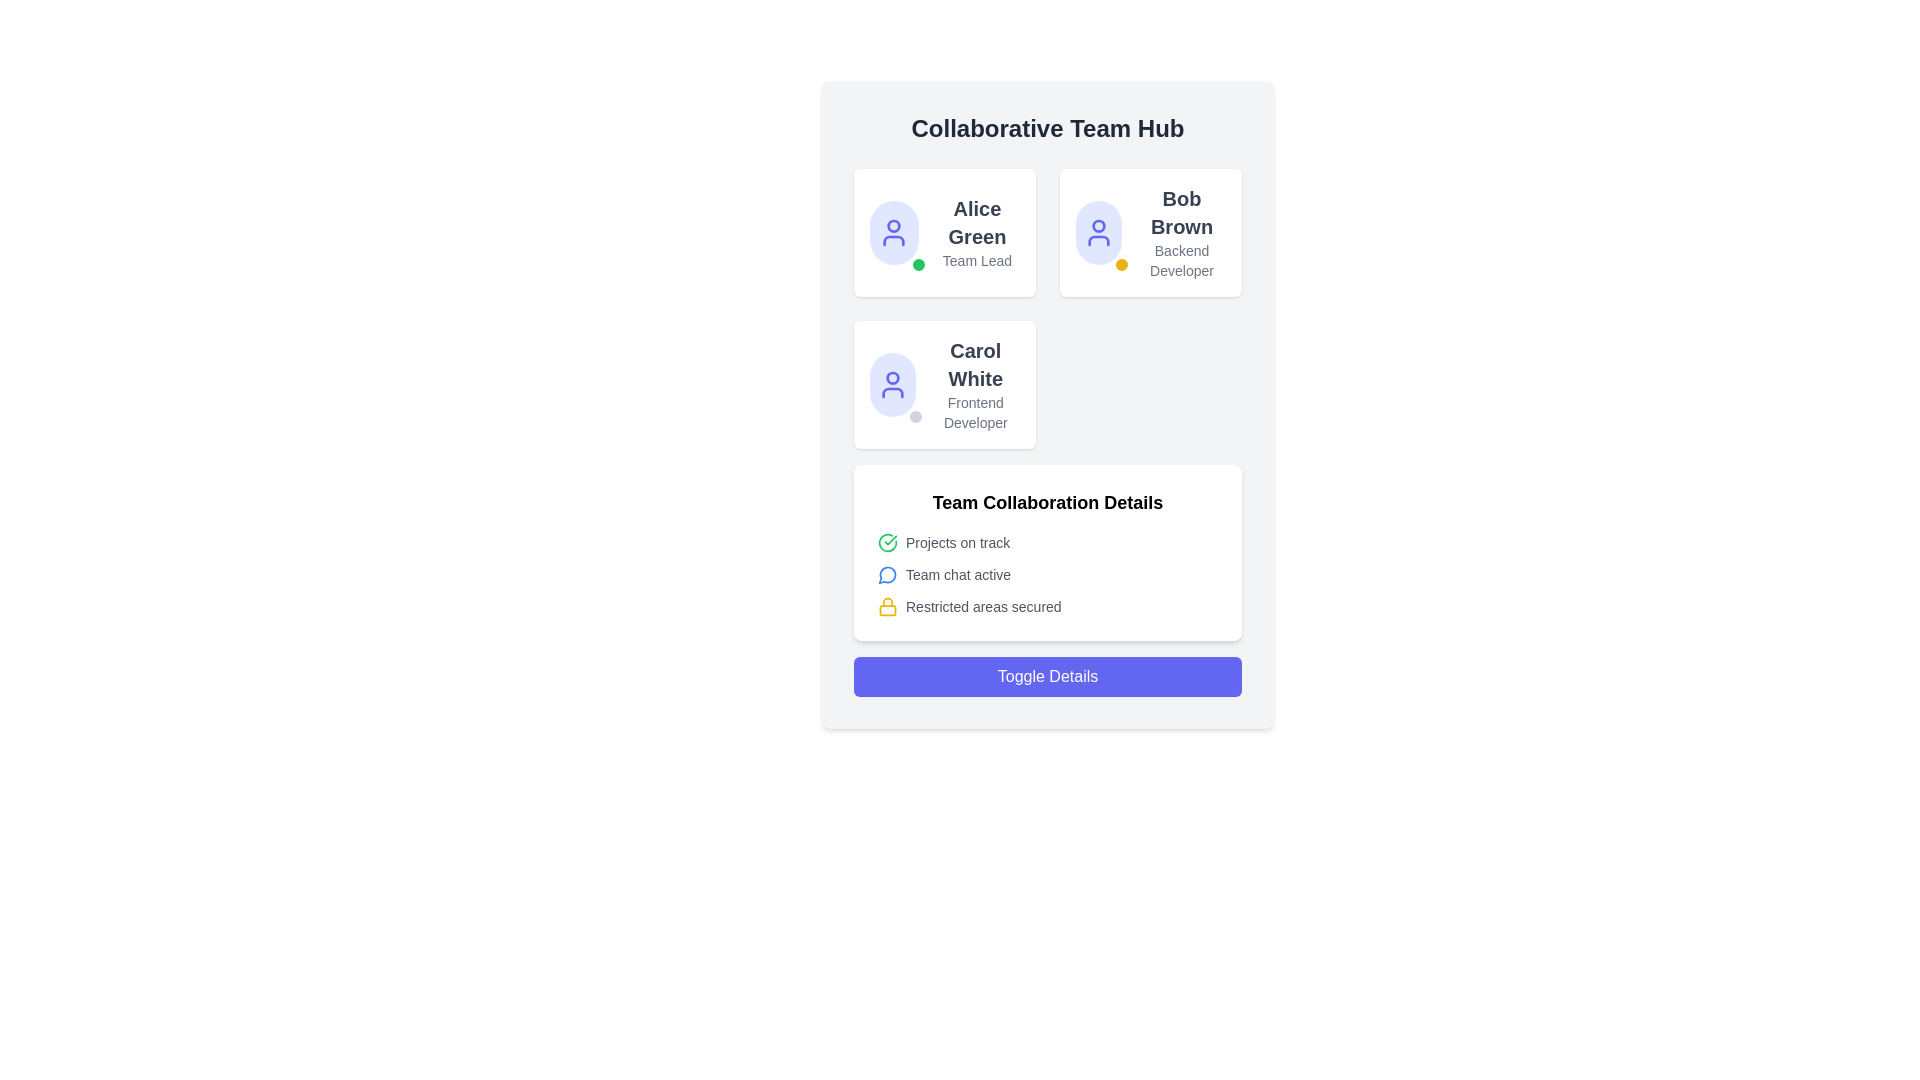  Describe the element at coordinates (975, 385) in the screenshot. I see `the Text label displaying 'Carol White' and 'Frontend Developer' in the third tile of the second row under the 'Collaborative Team Hub' section` at that location.